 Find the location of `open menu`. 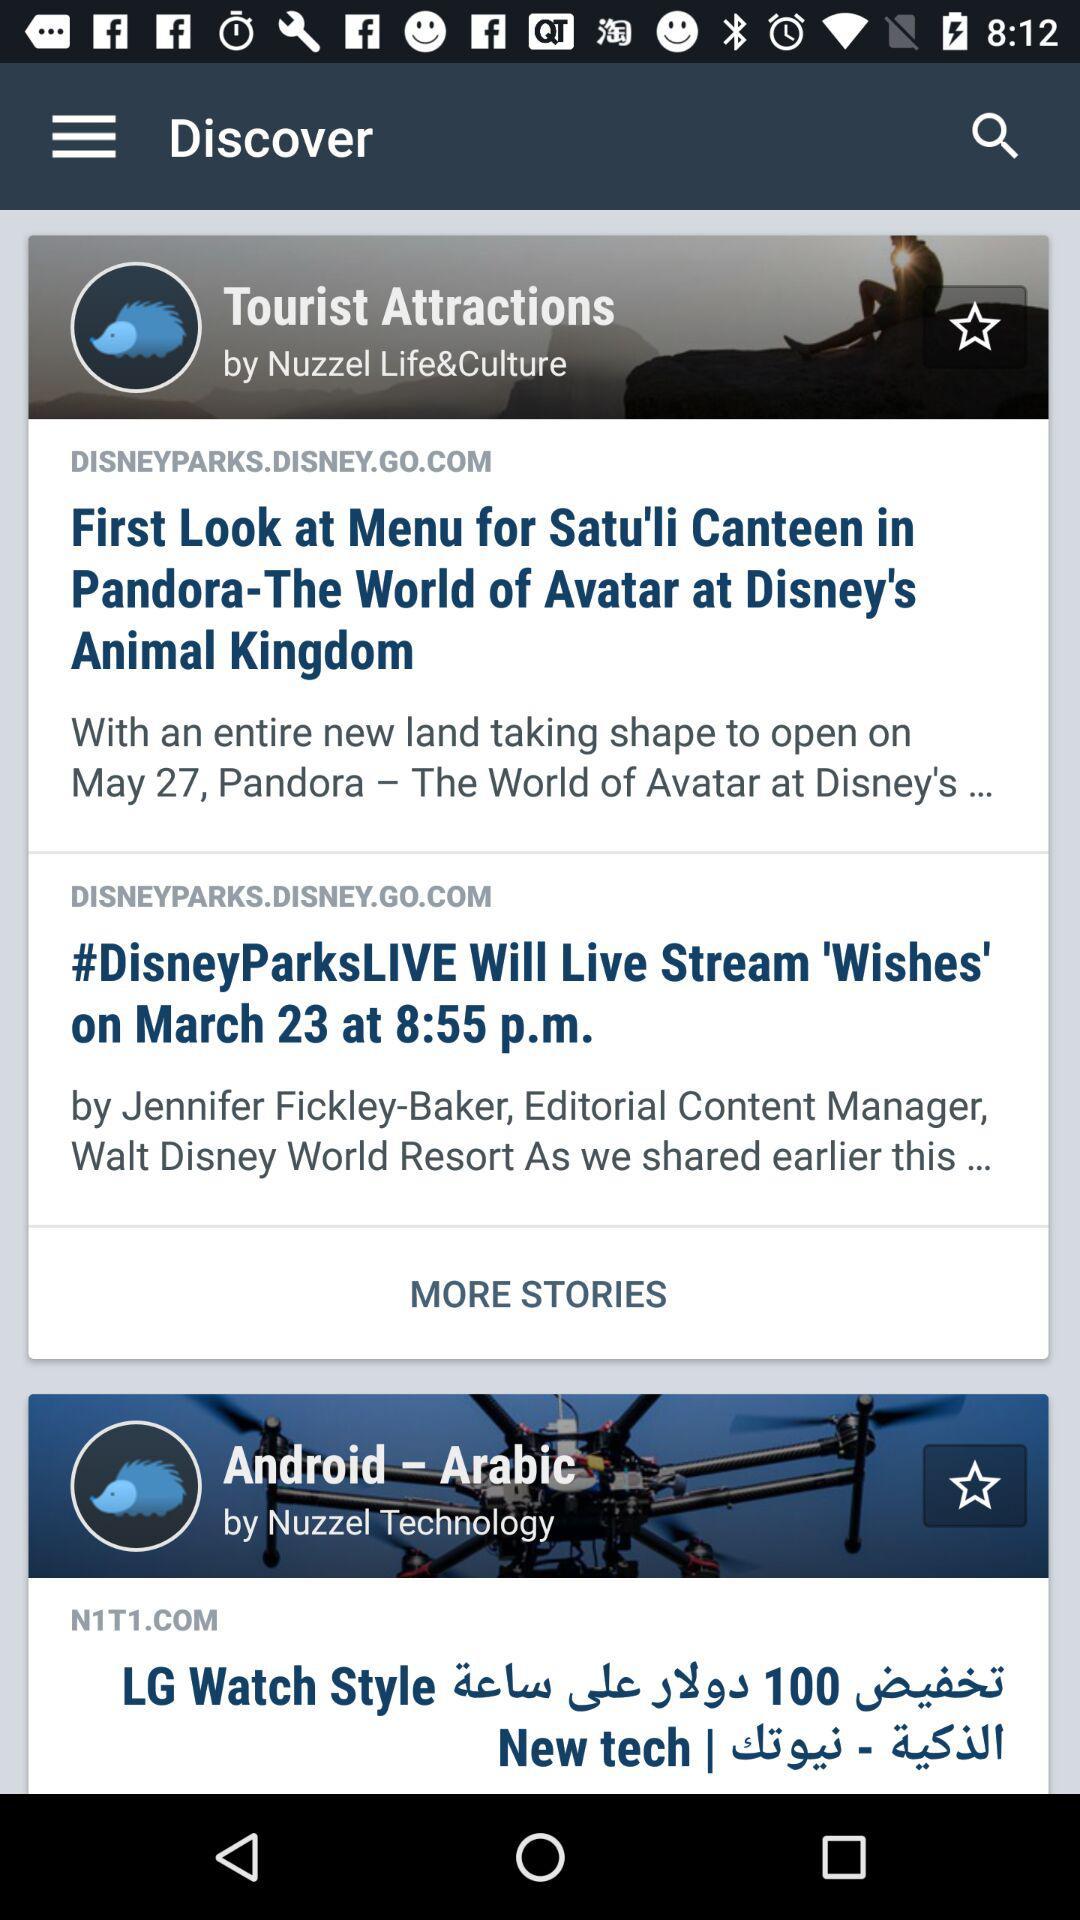

open menu is located at coordinates (104, 135).